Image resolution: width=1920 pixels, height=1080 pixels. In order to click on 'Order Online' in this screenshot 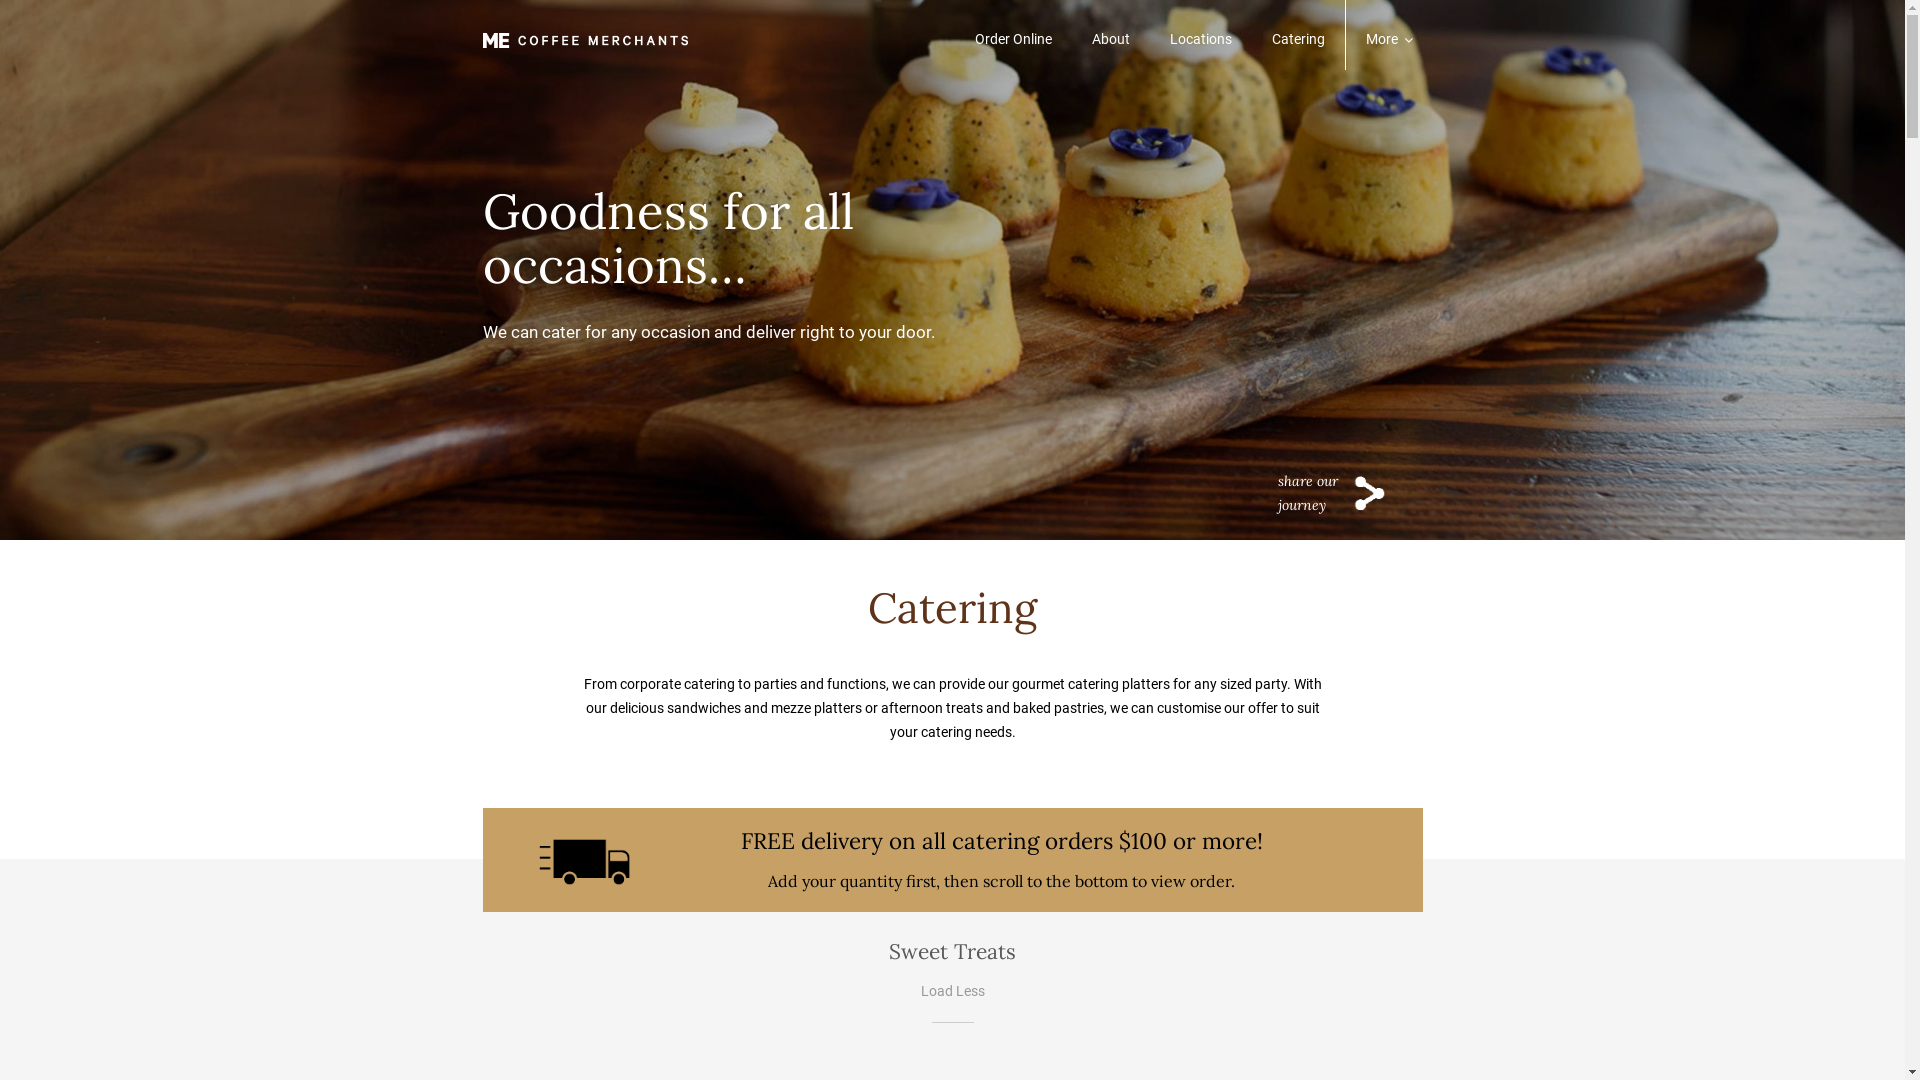, I will do `click(1012, 38)`.